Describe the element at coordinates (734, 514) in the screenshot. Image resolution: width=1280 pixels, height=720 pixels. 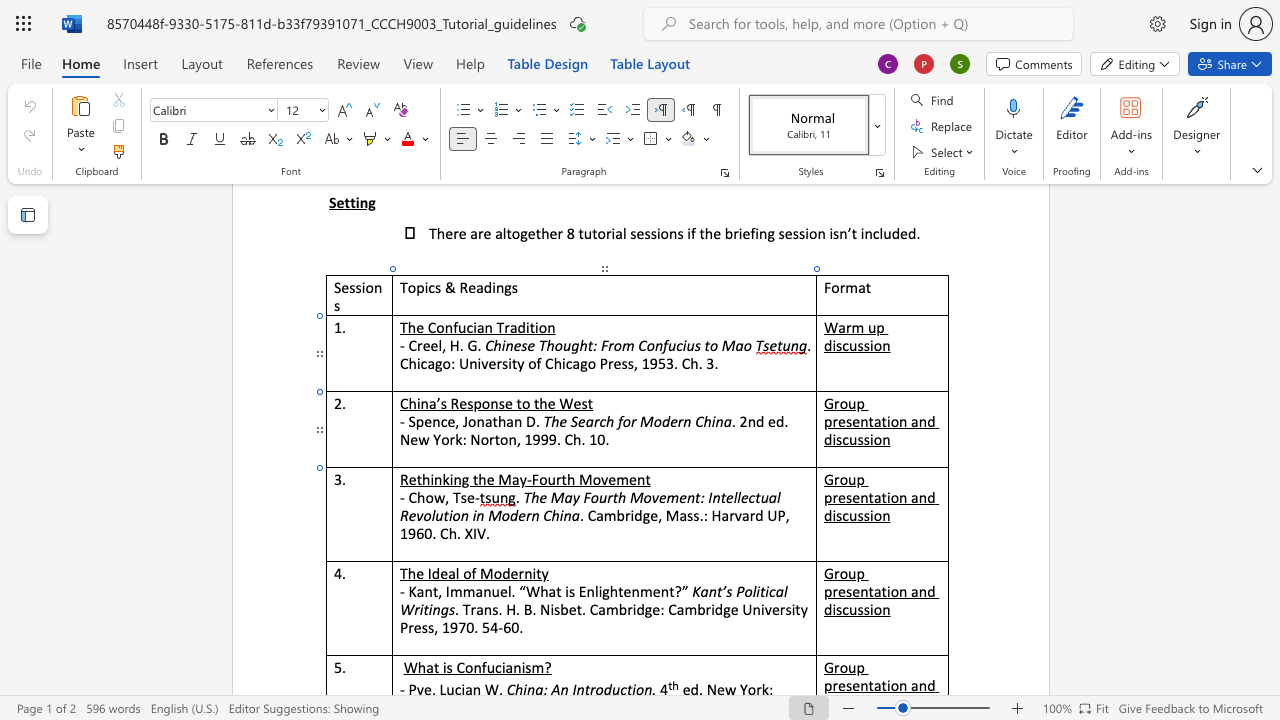
I see `the space between the continuous character "r" and "v" in the text` at that location.